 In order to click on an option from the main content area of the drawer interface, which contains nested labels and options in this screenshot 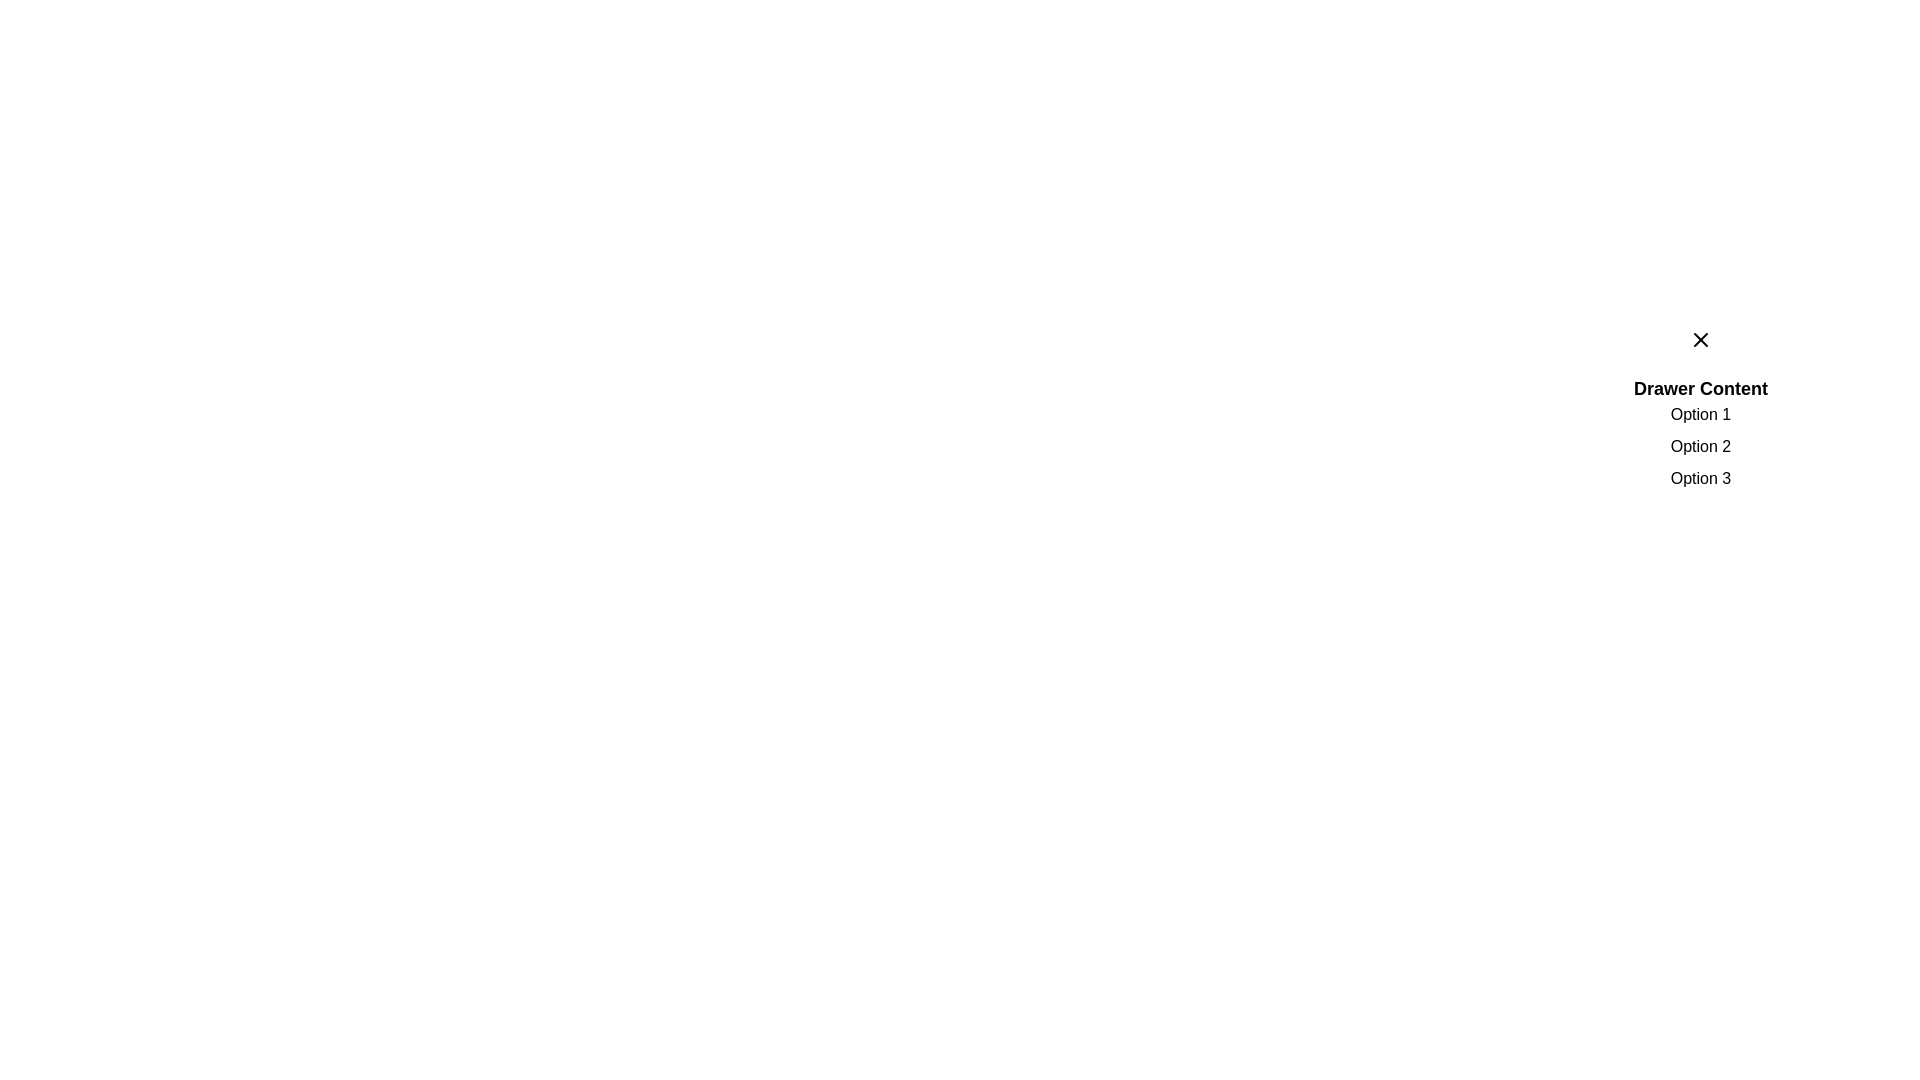, I will do `click(1699, 415)`.